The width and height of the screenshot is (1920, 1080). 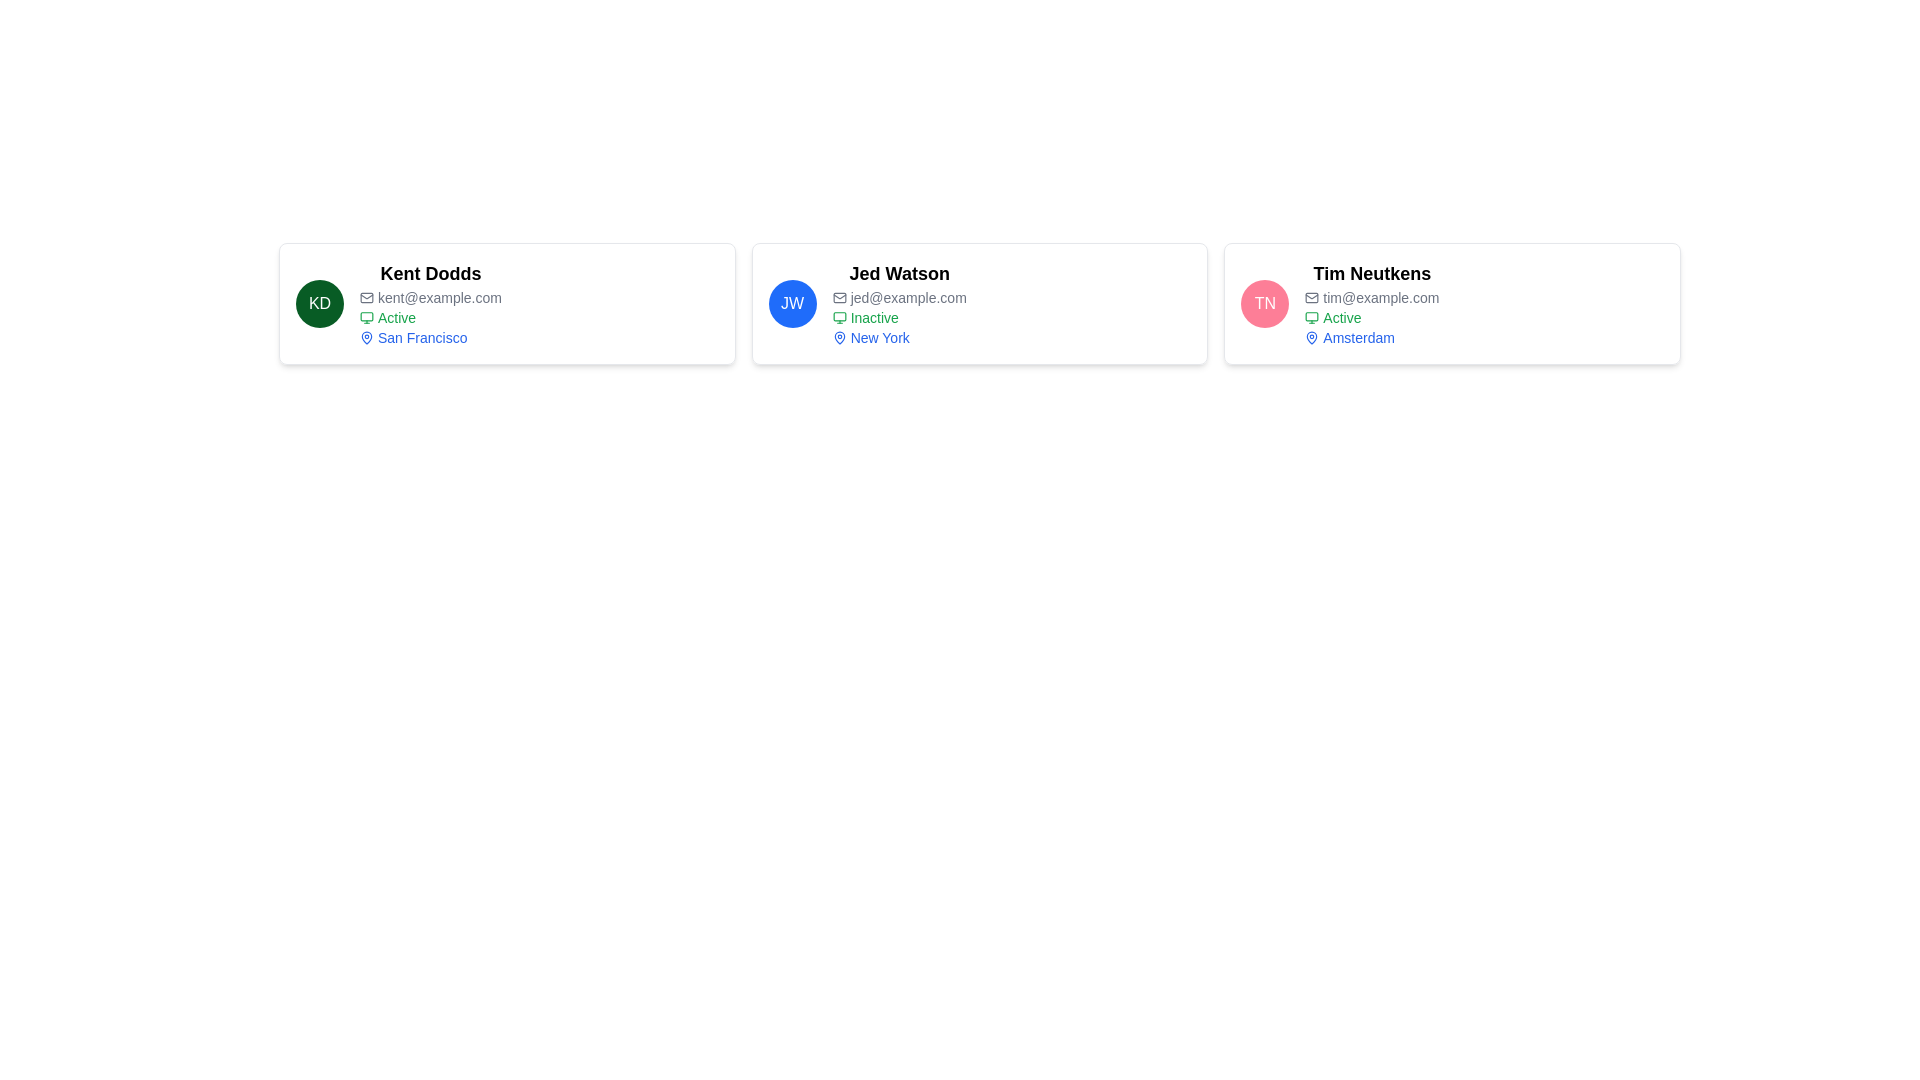 What do you see at coordinates (1371, 337) in the screenshot?
I see `the blue link styled text 'Amsterdam' with a map pin icon located at the bottom of the card about 'Tim Neutkens'` at bounding box center [1371, 337].